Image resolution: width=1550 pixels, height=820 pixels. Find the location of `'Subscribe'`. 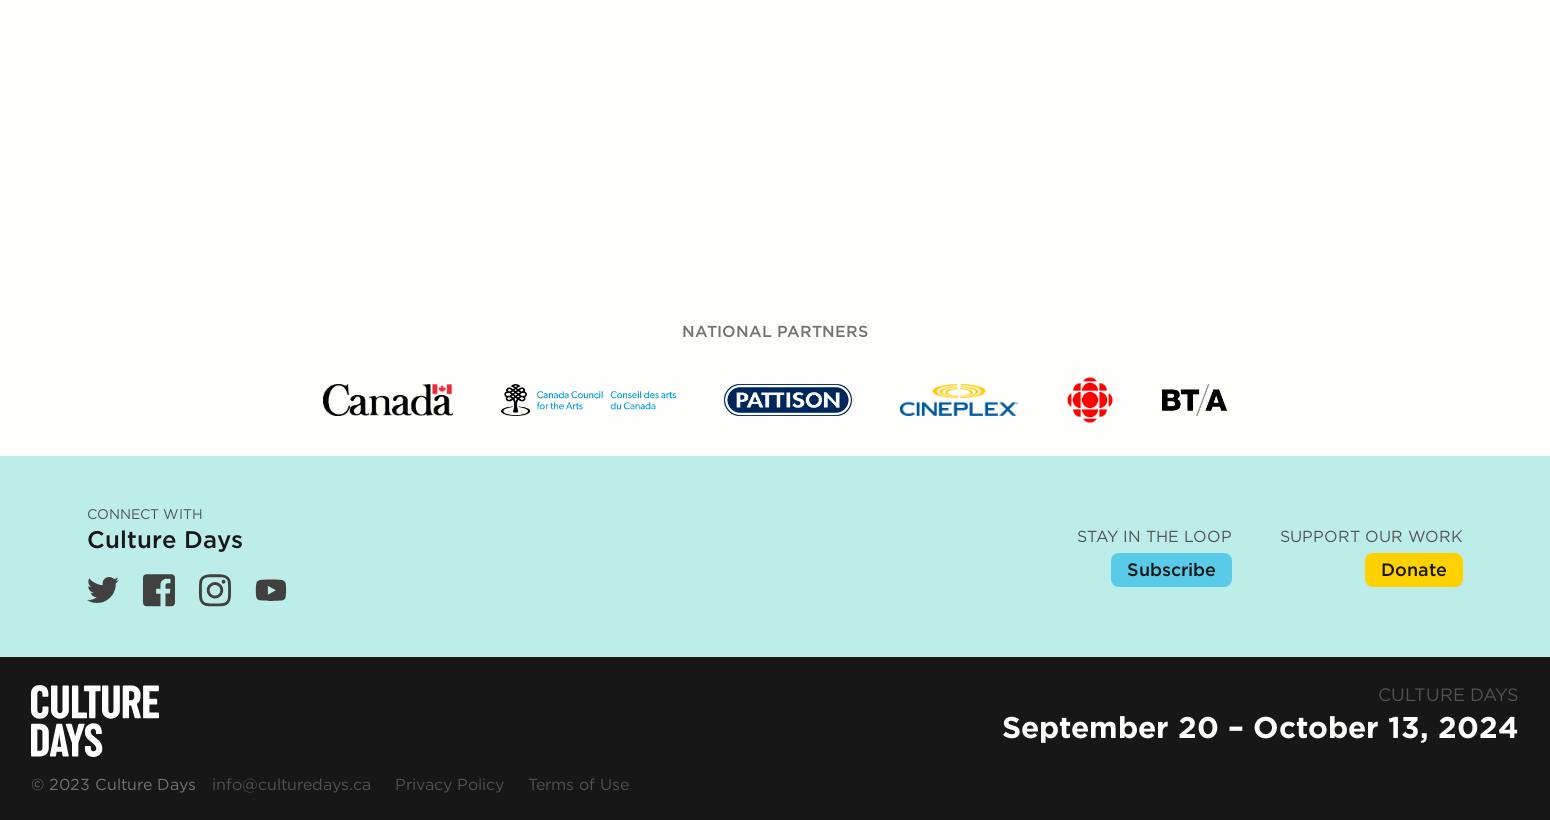

'Subscribe' is located at coordinates (1171, 140).